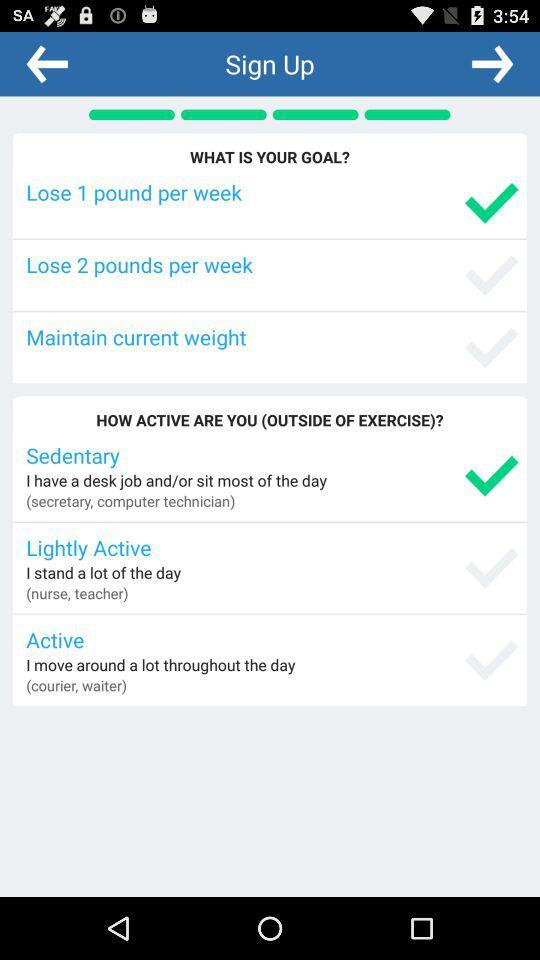  I want to click on the icon to the left of sign up, so click(47, 63).